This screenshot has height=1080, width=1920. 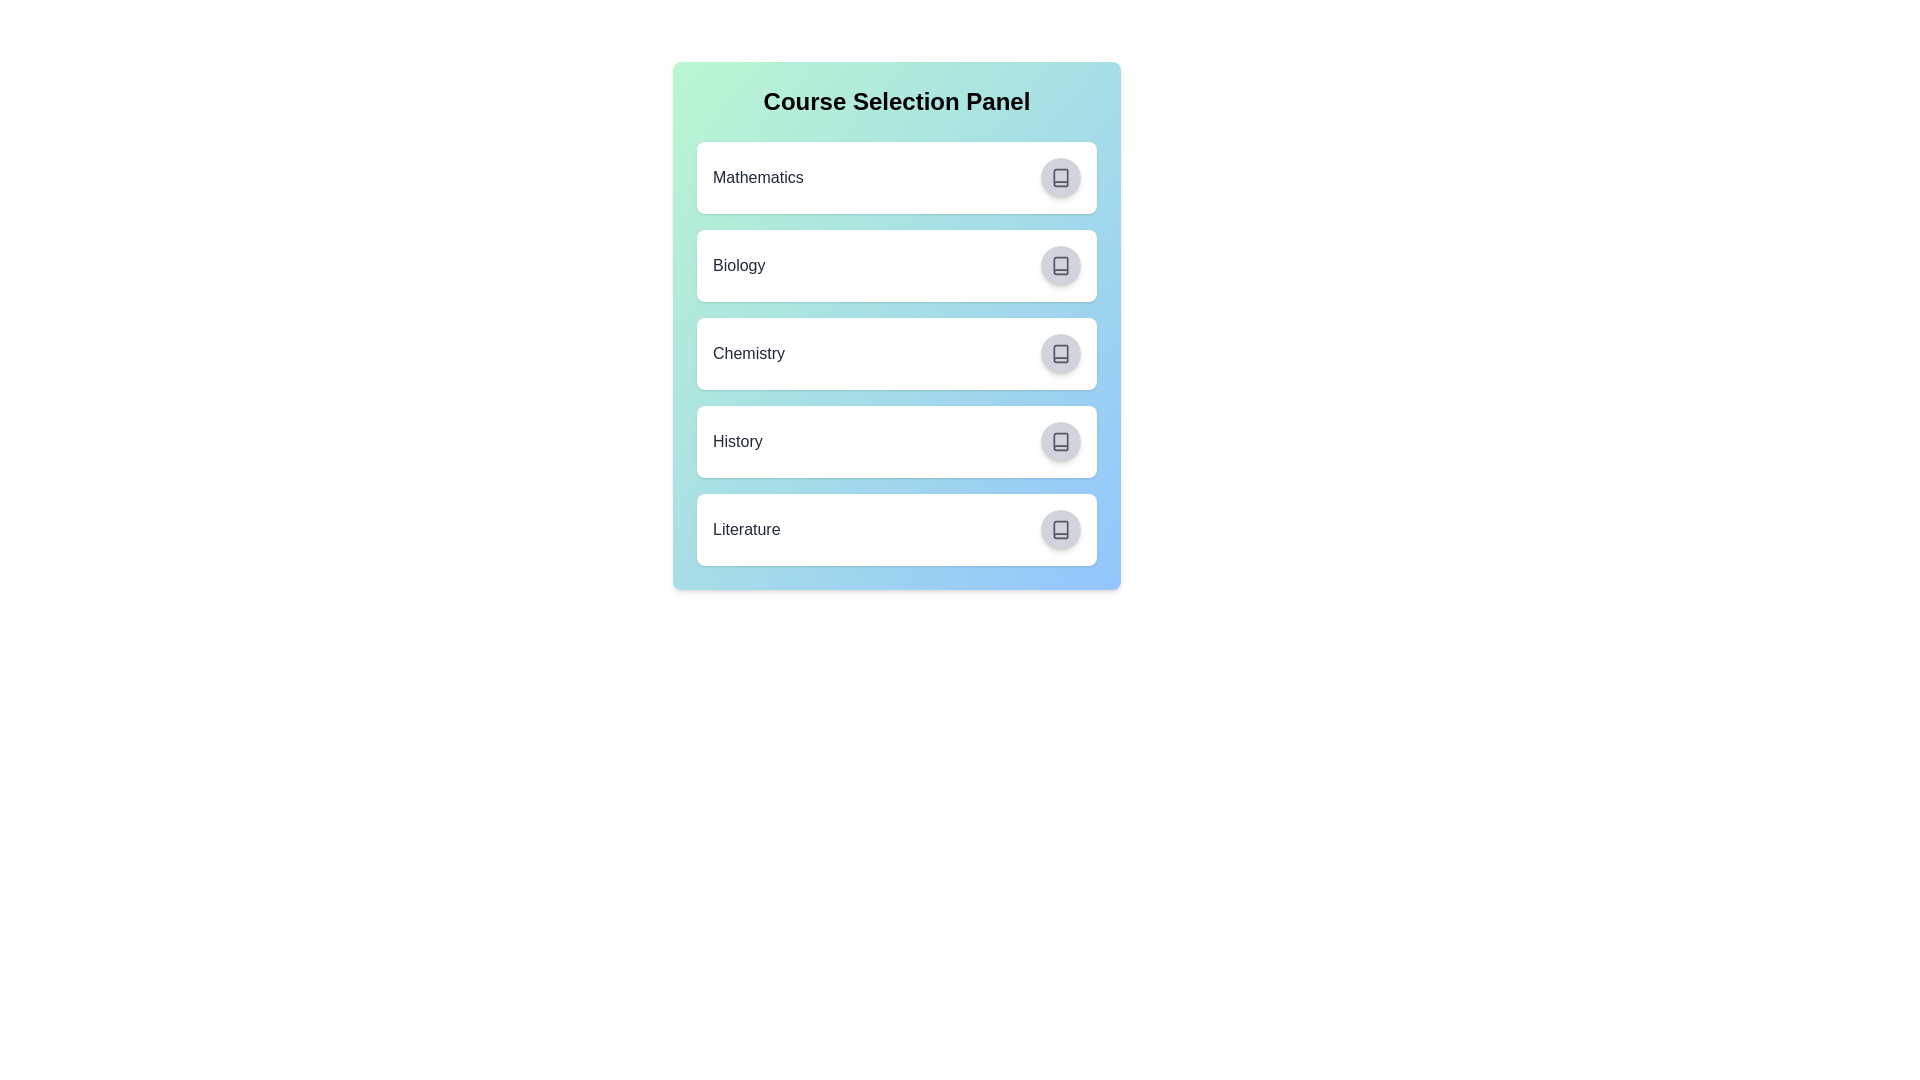 I want to click on the course name Chemistry to highlight or copy it, so click(x=747, y=353).